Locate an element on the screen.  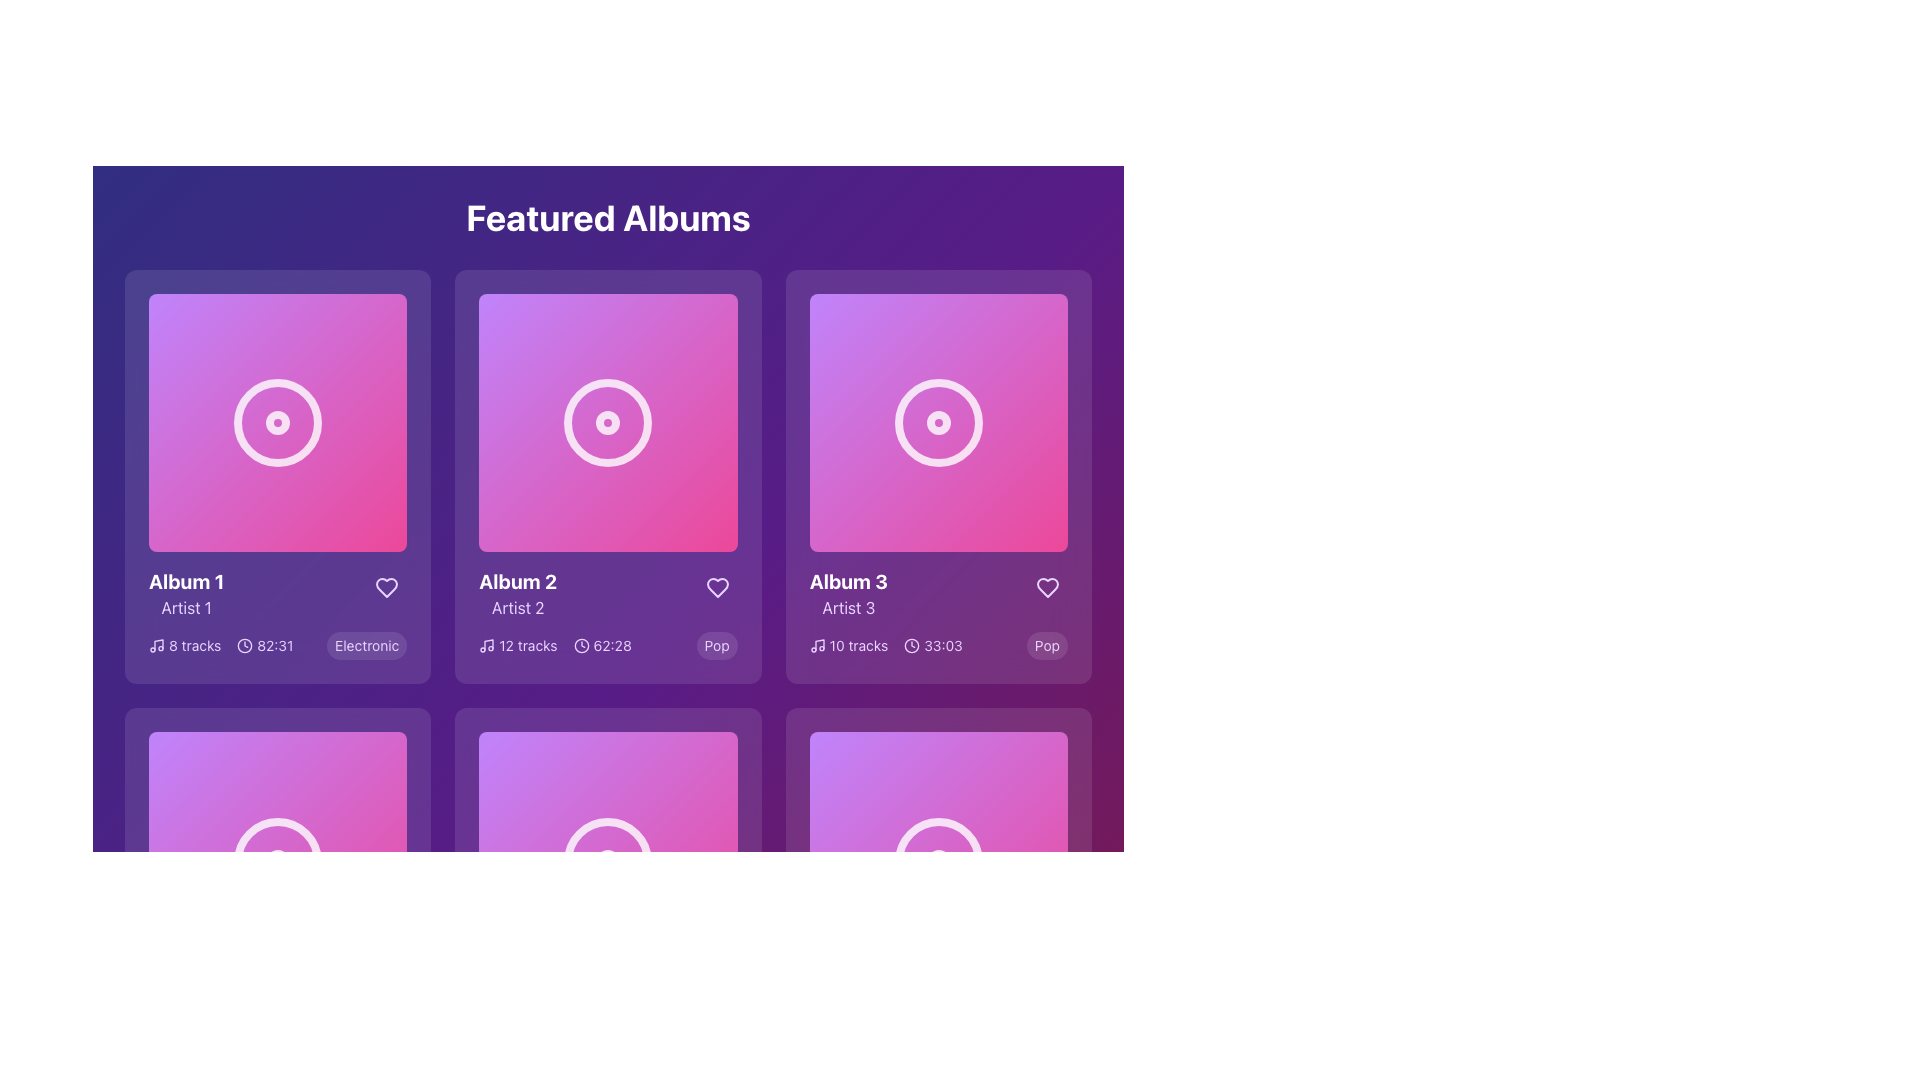
the heart-shaped icon button outlined in purple located in the bottom-right corner of the 'Album 1 by Artist 1' card is located at coordinates (387, 587).